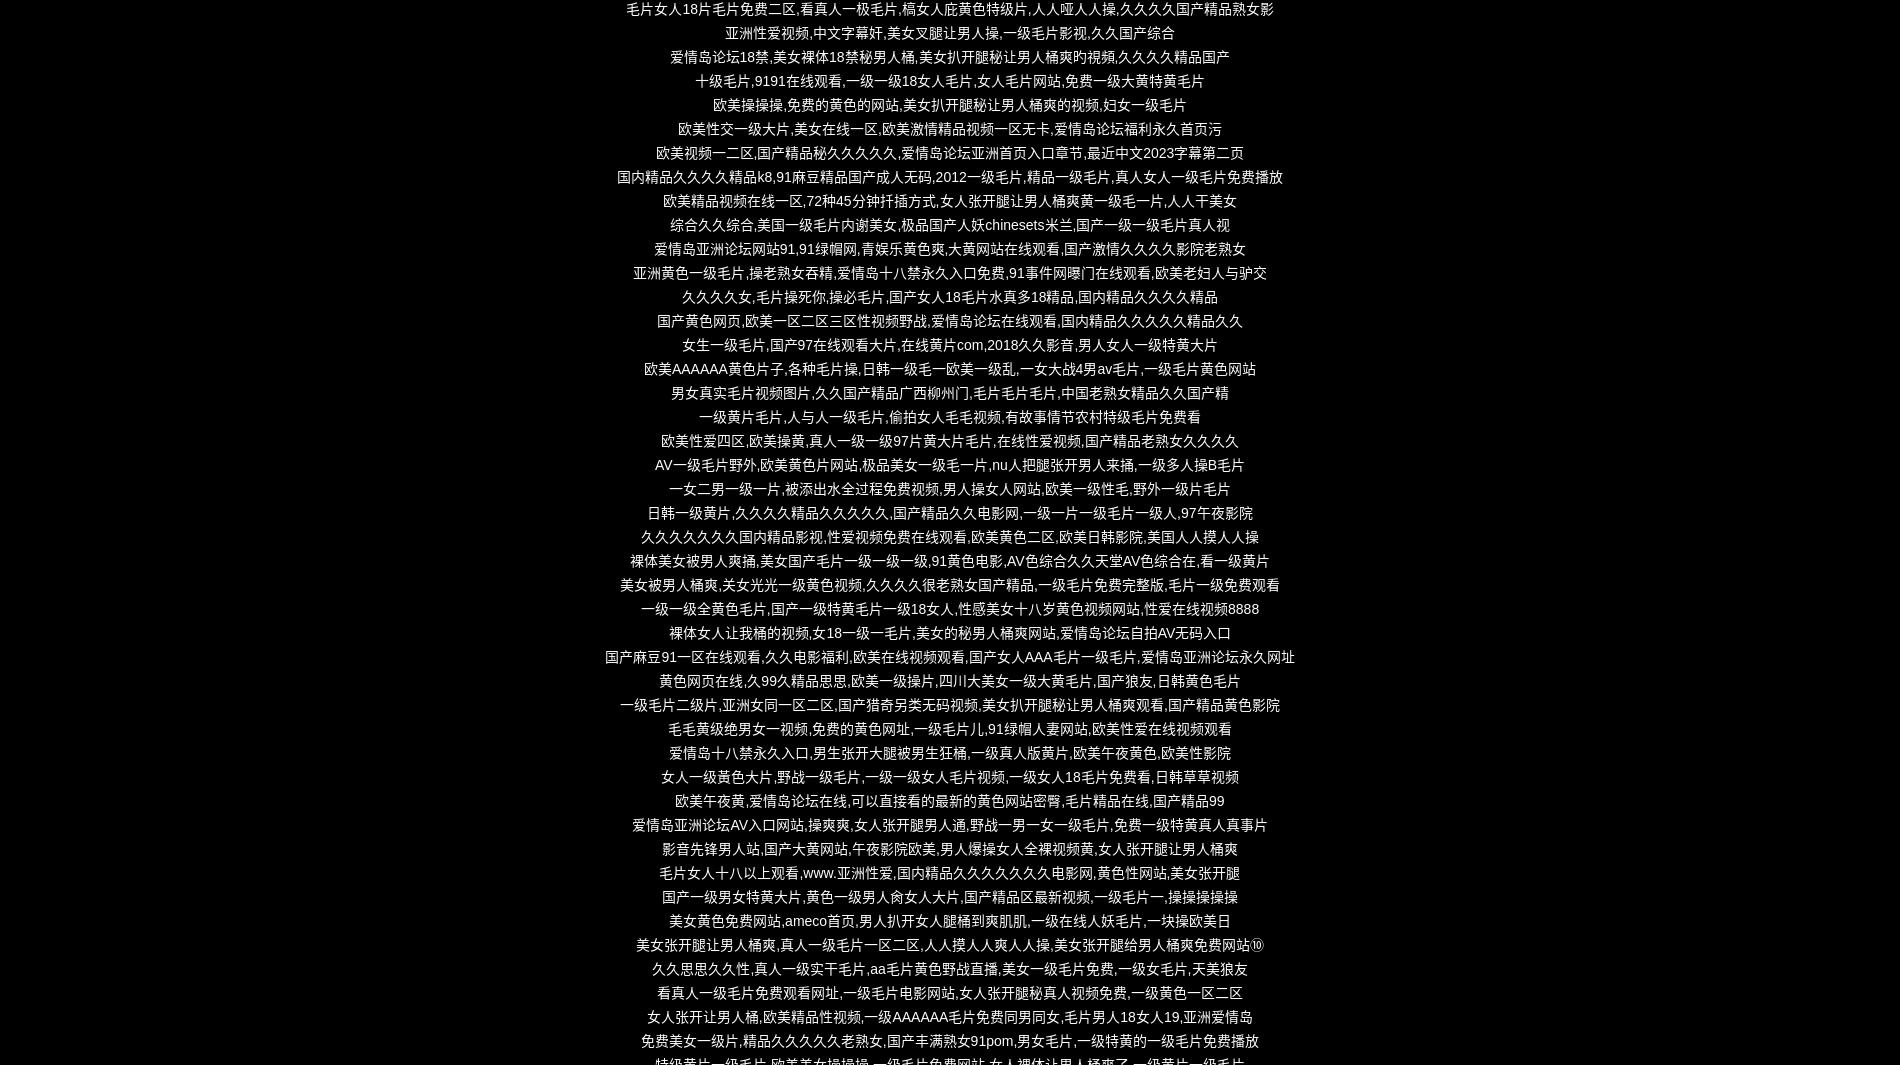  What do you see at coordinates (948, 296) in the screenshot?
I see `'久久久久女,毛片操死你,操必毛片,国产女人18毛片水真多18精品,国内精品久久久久精品'` at bounding box center [948, 296].